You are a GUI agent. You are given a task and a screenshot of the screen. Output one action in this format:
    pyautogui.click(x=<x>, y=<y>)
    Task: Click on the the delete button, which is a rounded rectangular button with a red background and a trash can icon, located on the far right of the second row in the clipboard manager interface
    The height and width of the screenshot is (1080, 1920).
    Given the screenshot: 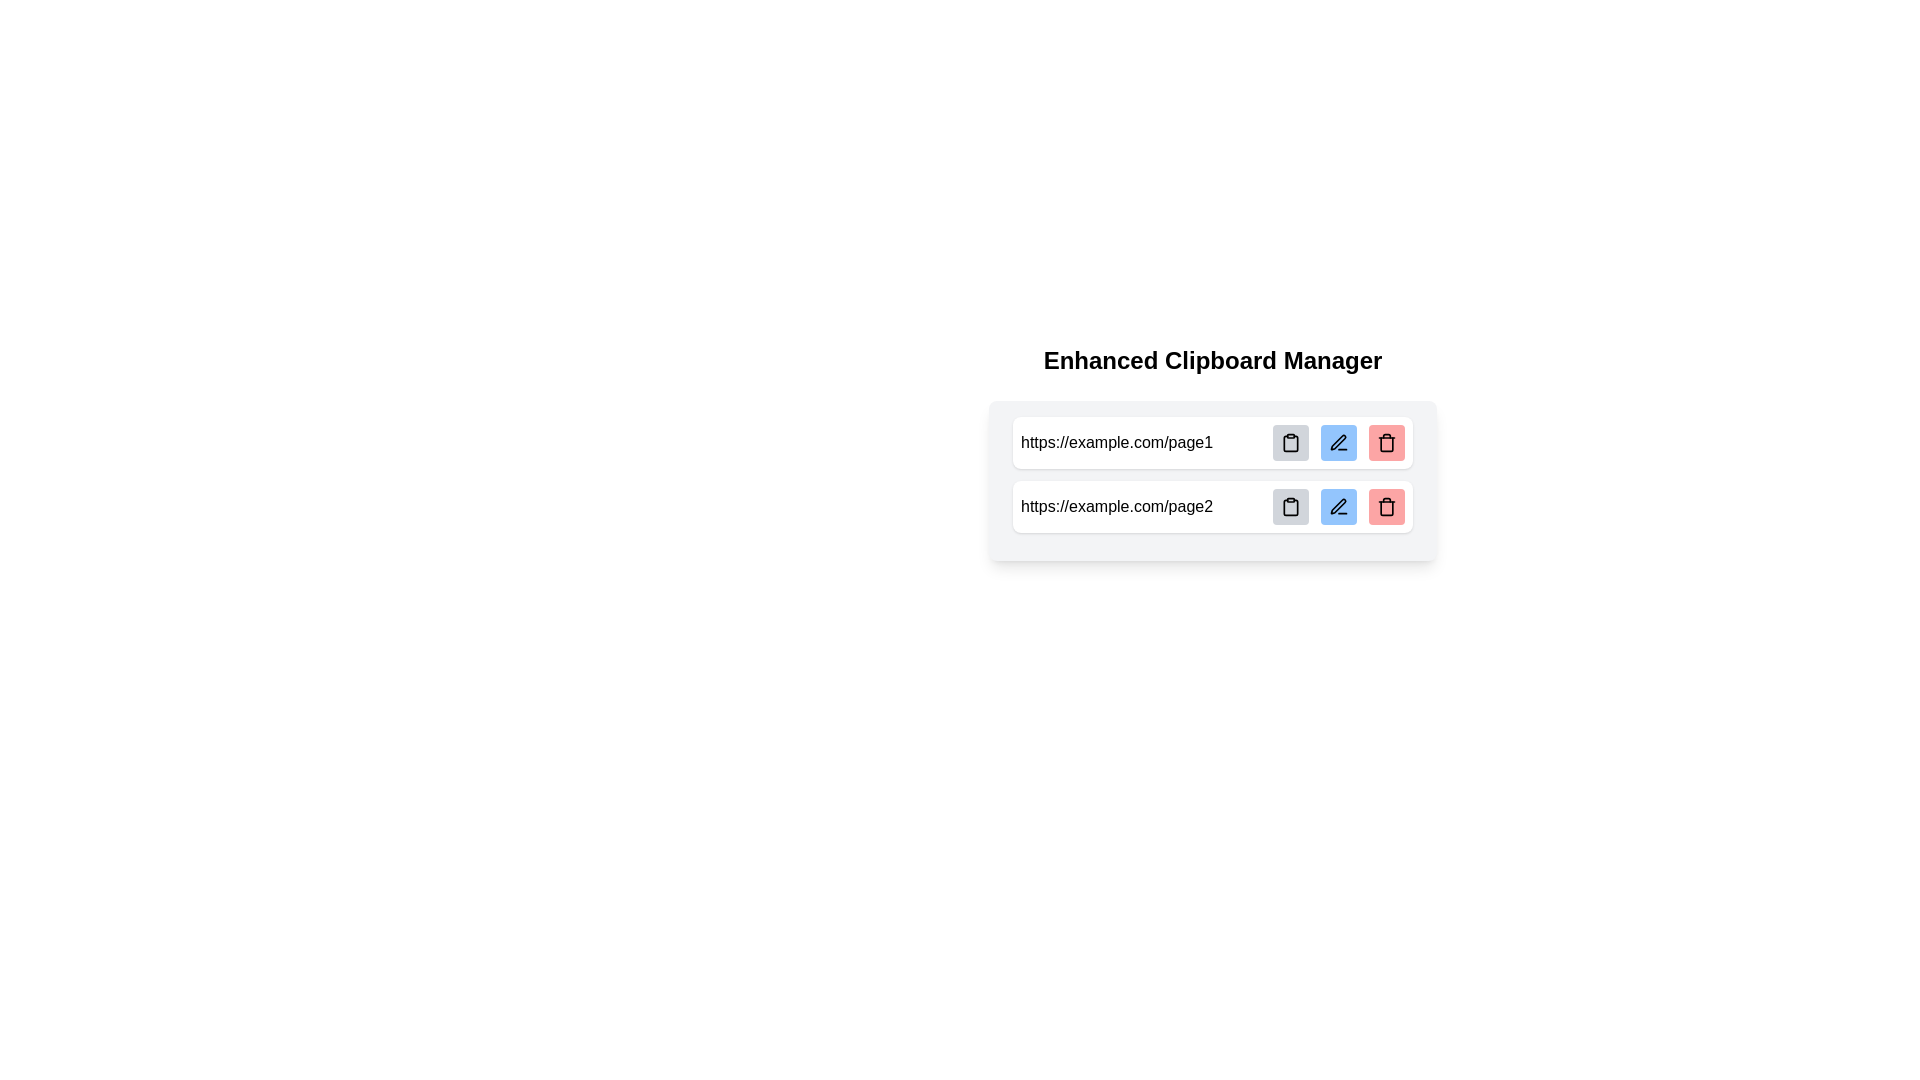 What is the action you would take?
    pyautogui.click(x=1386, y=442)
    